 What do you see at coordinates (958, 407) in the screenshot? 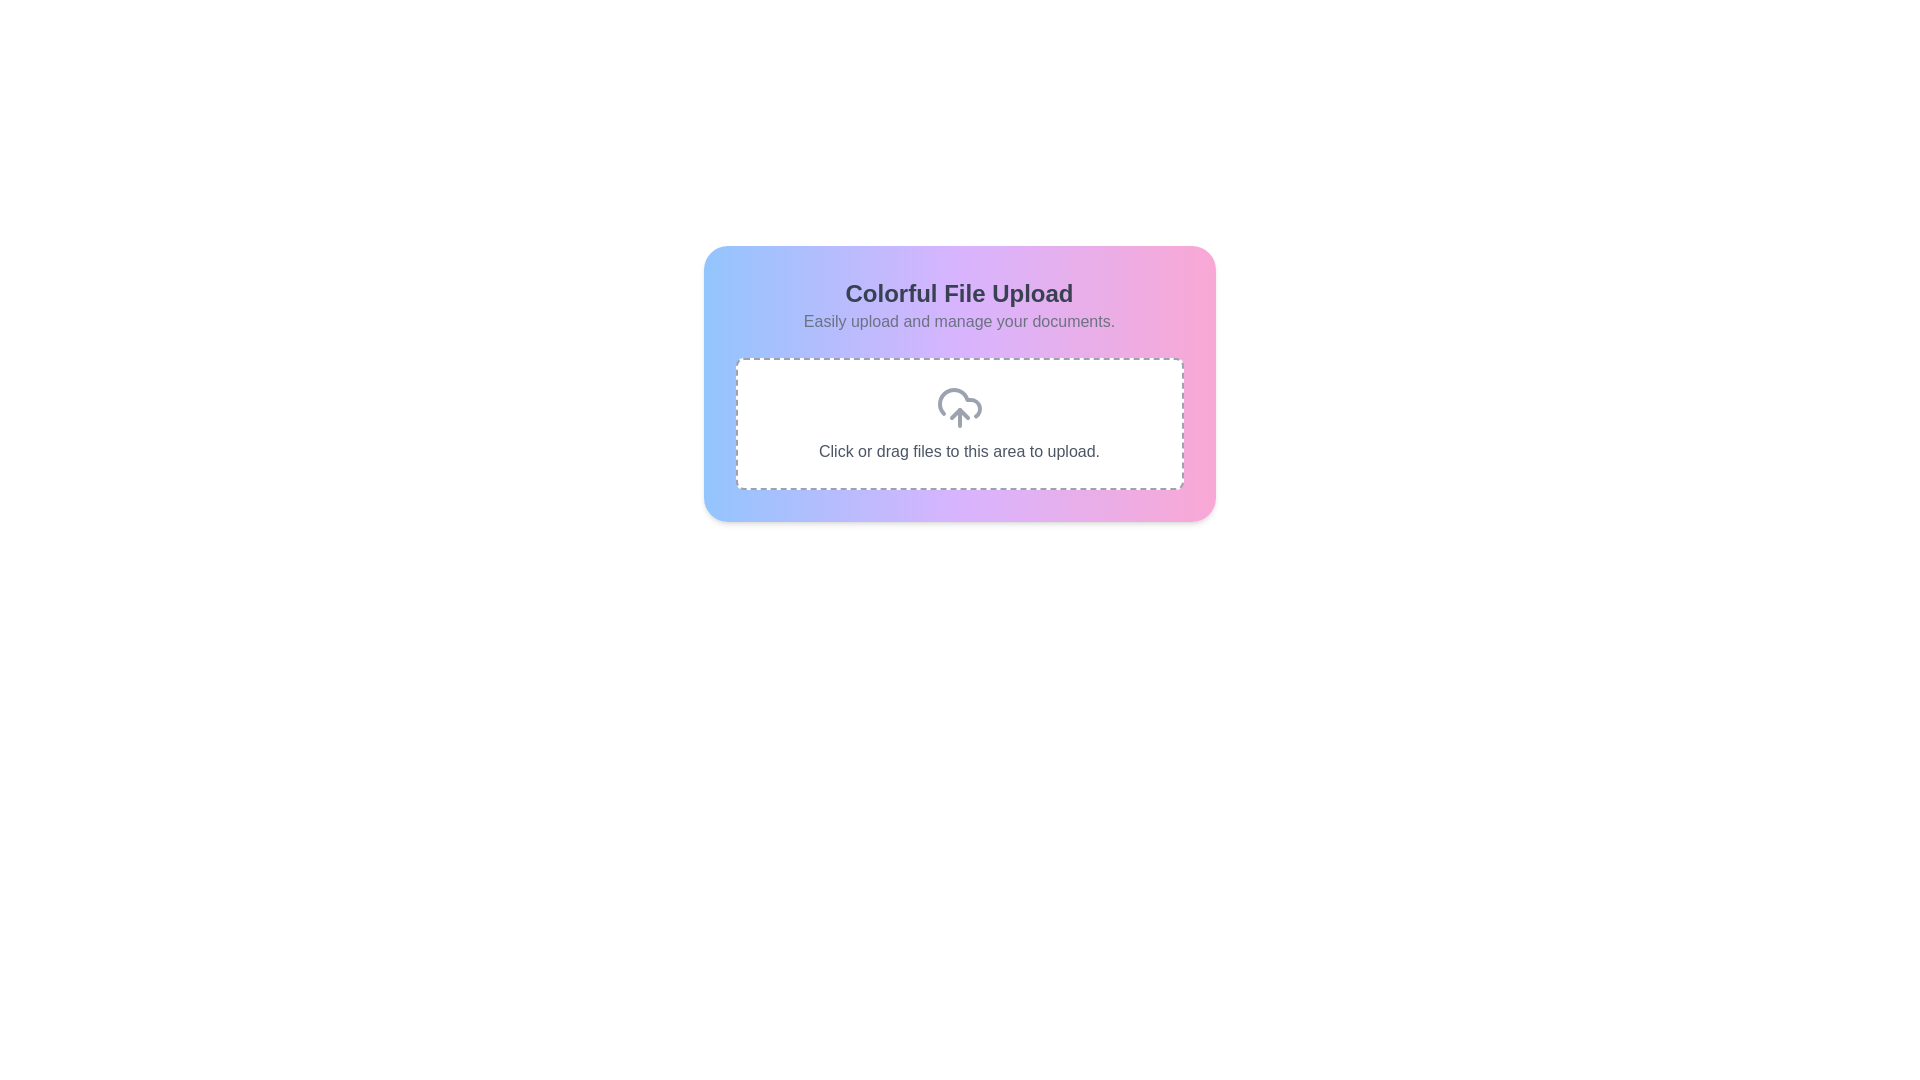
I see `the file upload icon located centrally above the text 'Click or drag files to this area to upload.'` at bounding box center [958, 407].